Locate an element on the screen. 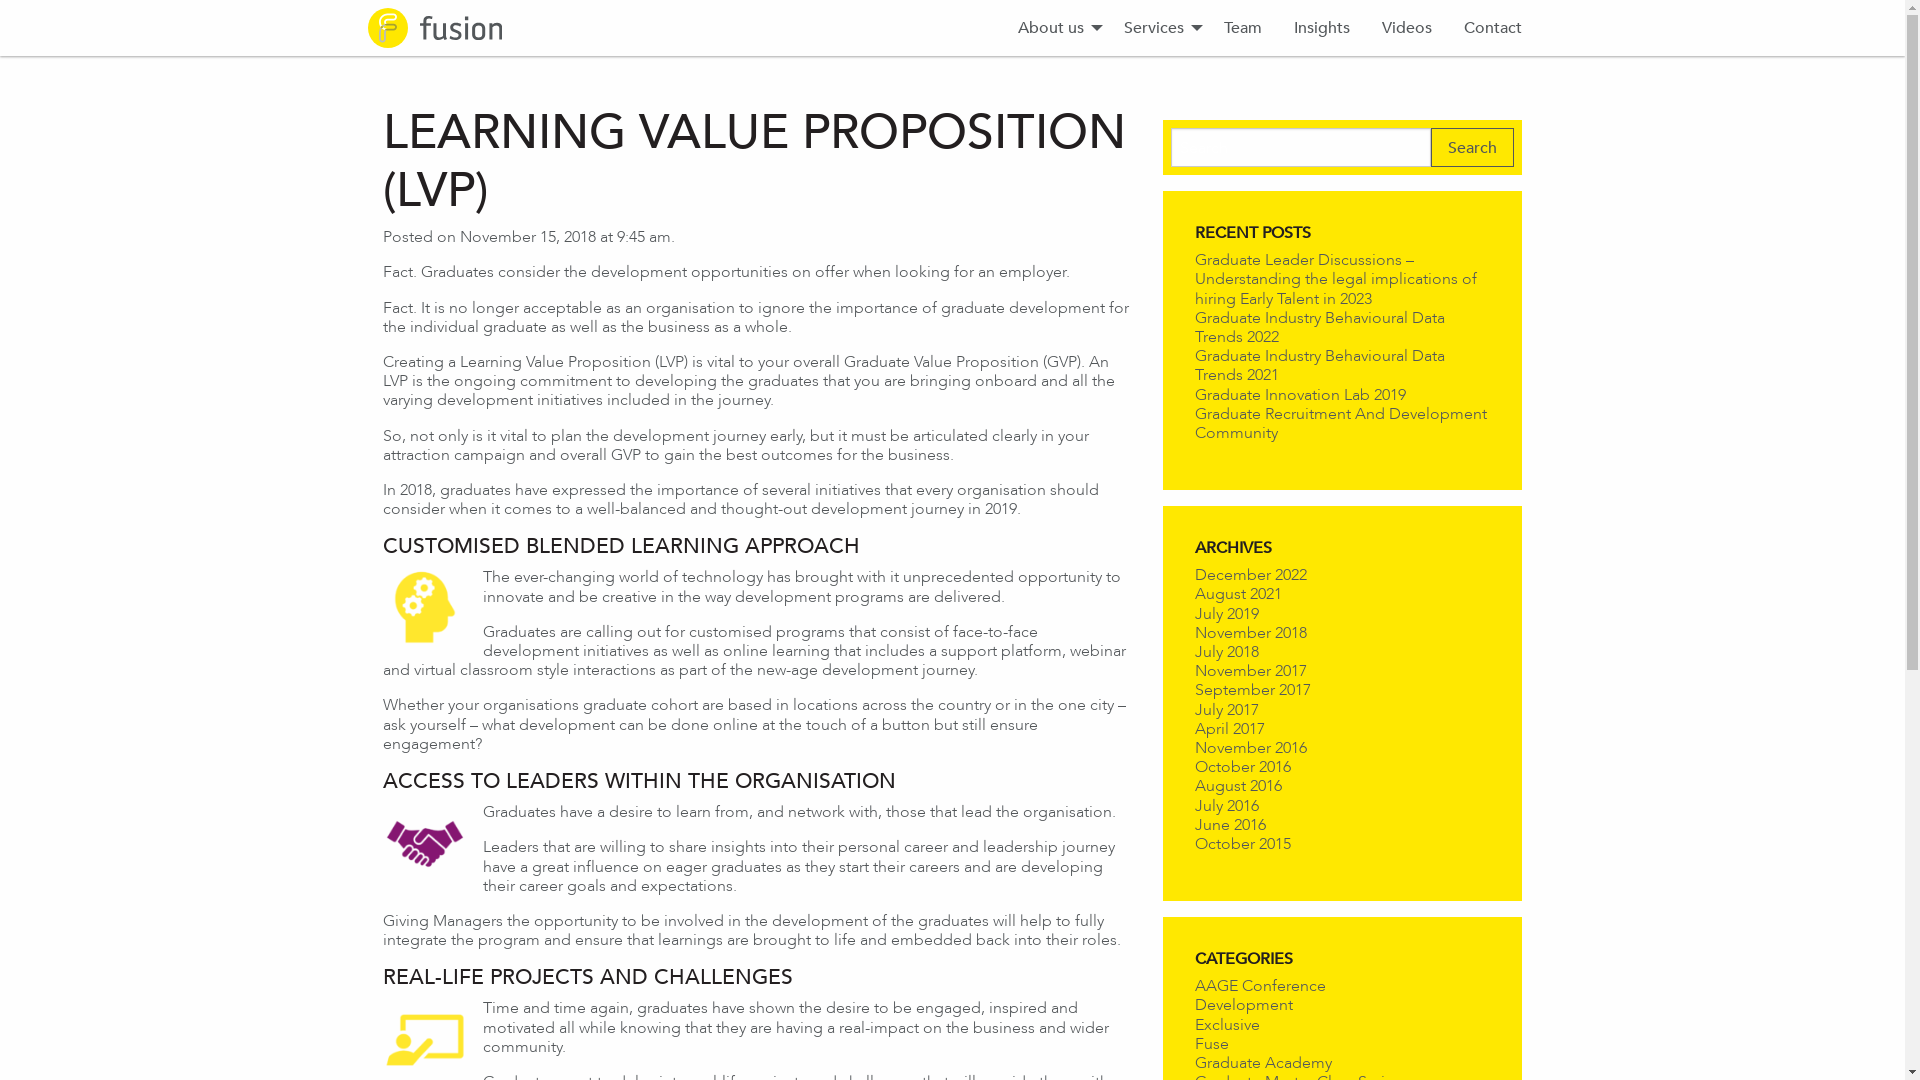  'August 2021' is located at coordinates (1236, 592).